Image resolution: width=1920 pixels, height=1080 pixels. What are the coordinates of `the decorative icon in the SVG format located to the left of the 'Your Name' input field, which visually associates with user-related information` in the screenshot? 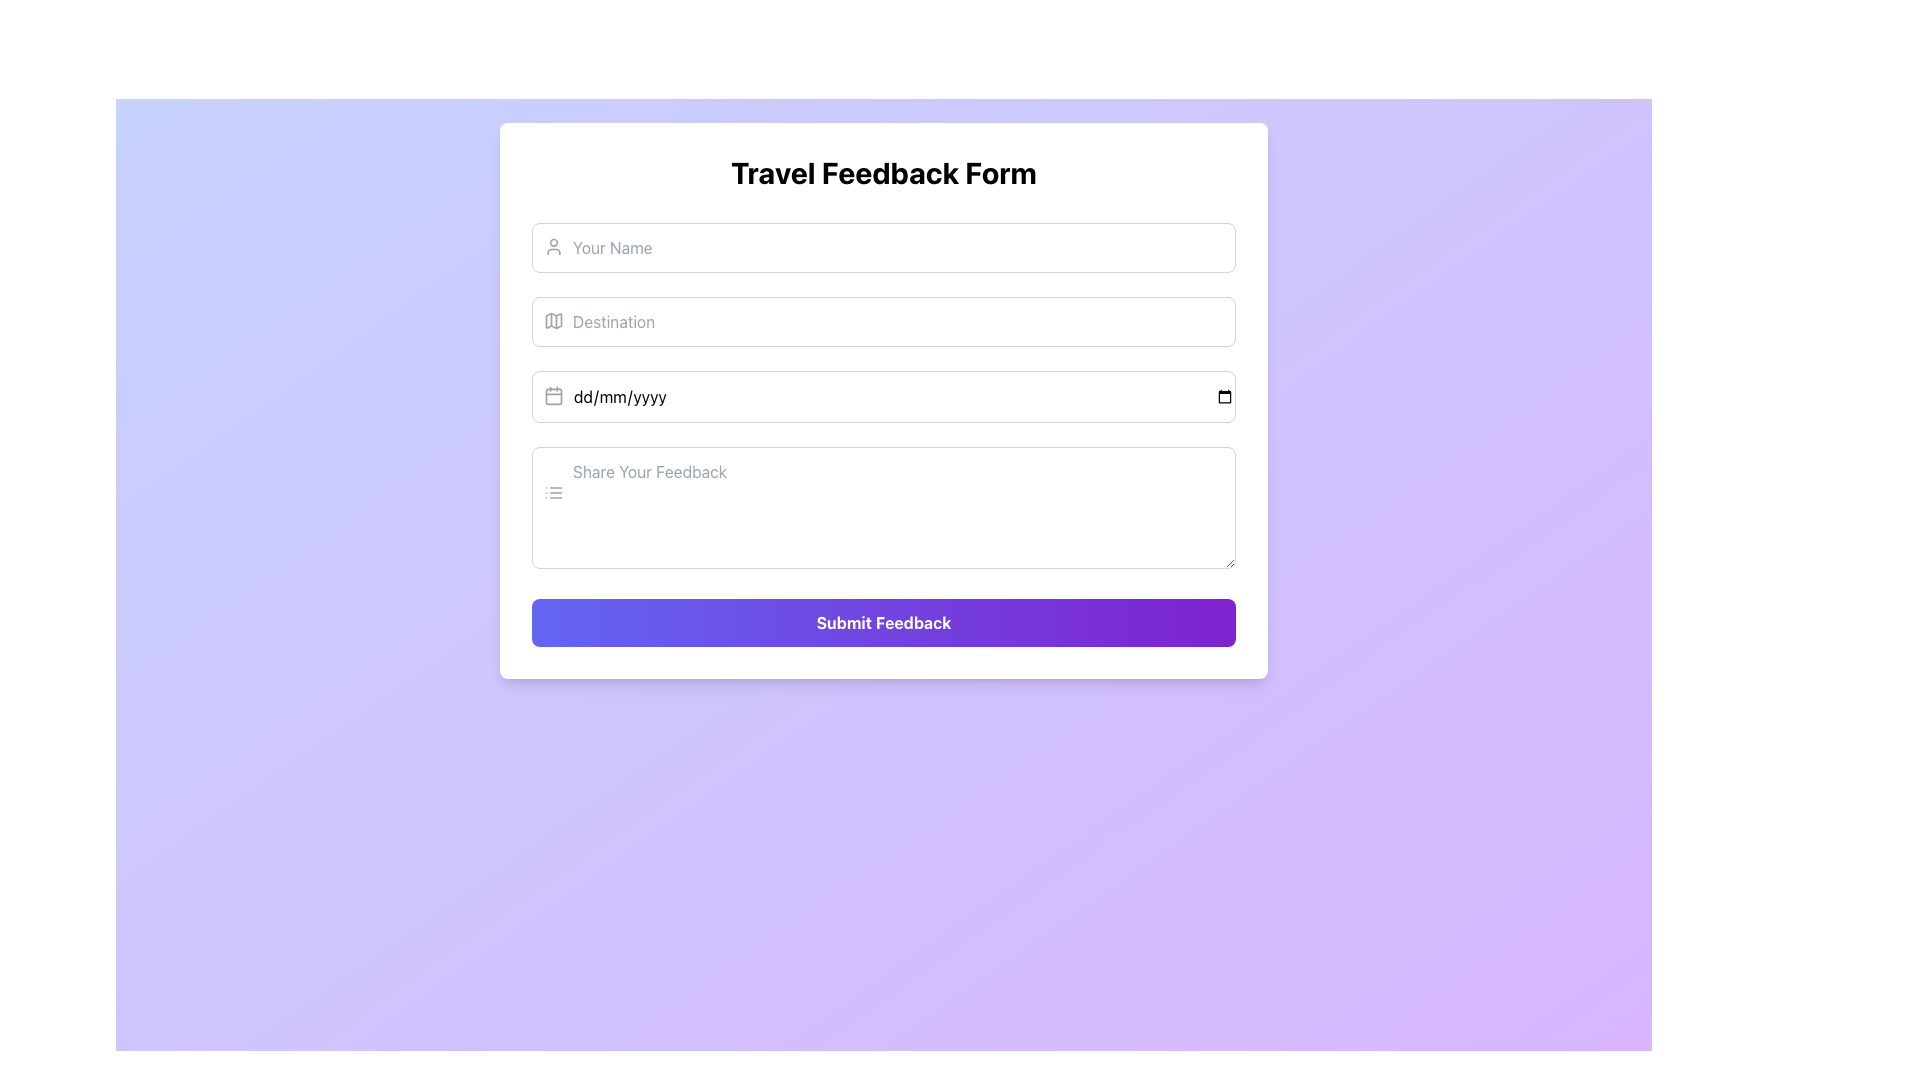 It's located at (553, 245).